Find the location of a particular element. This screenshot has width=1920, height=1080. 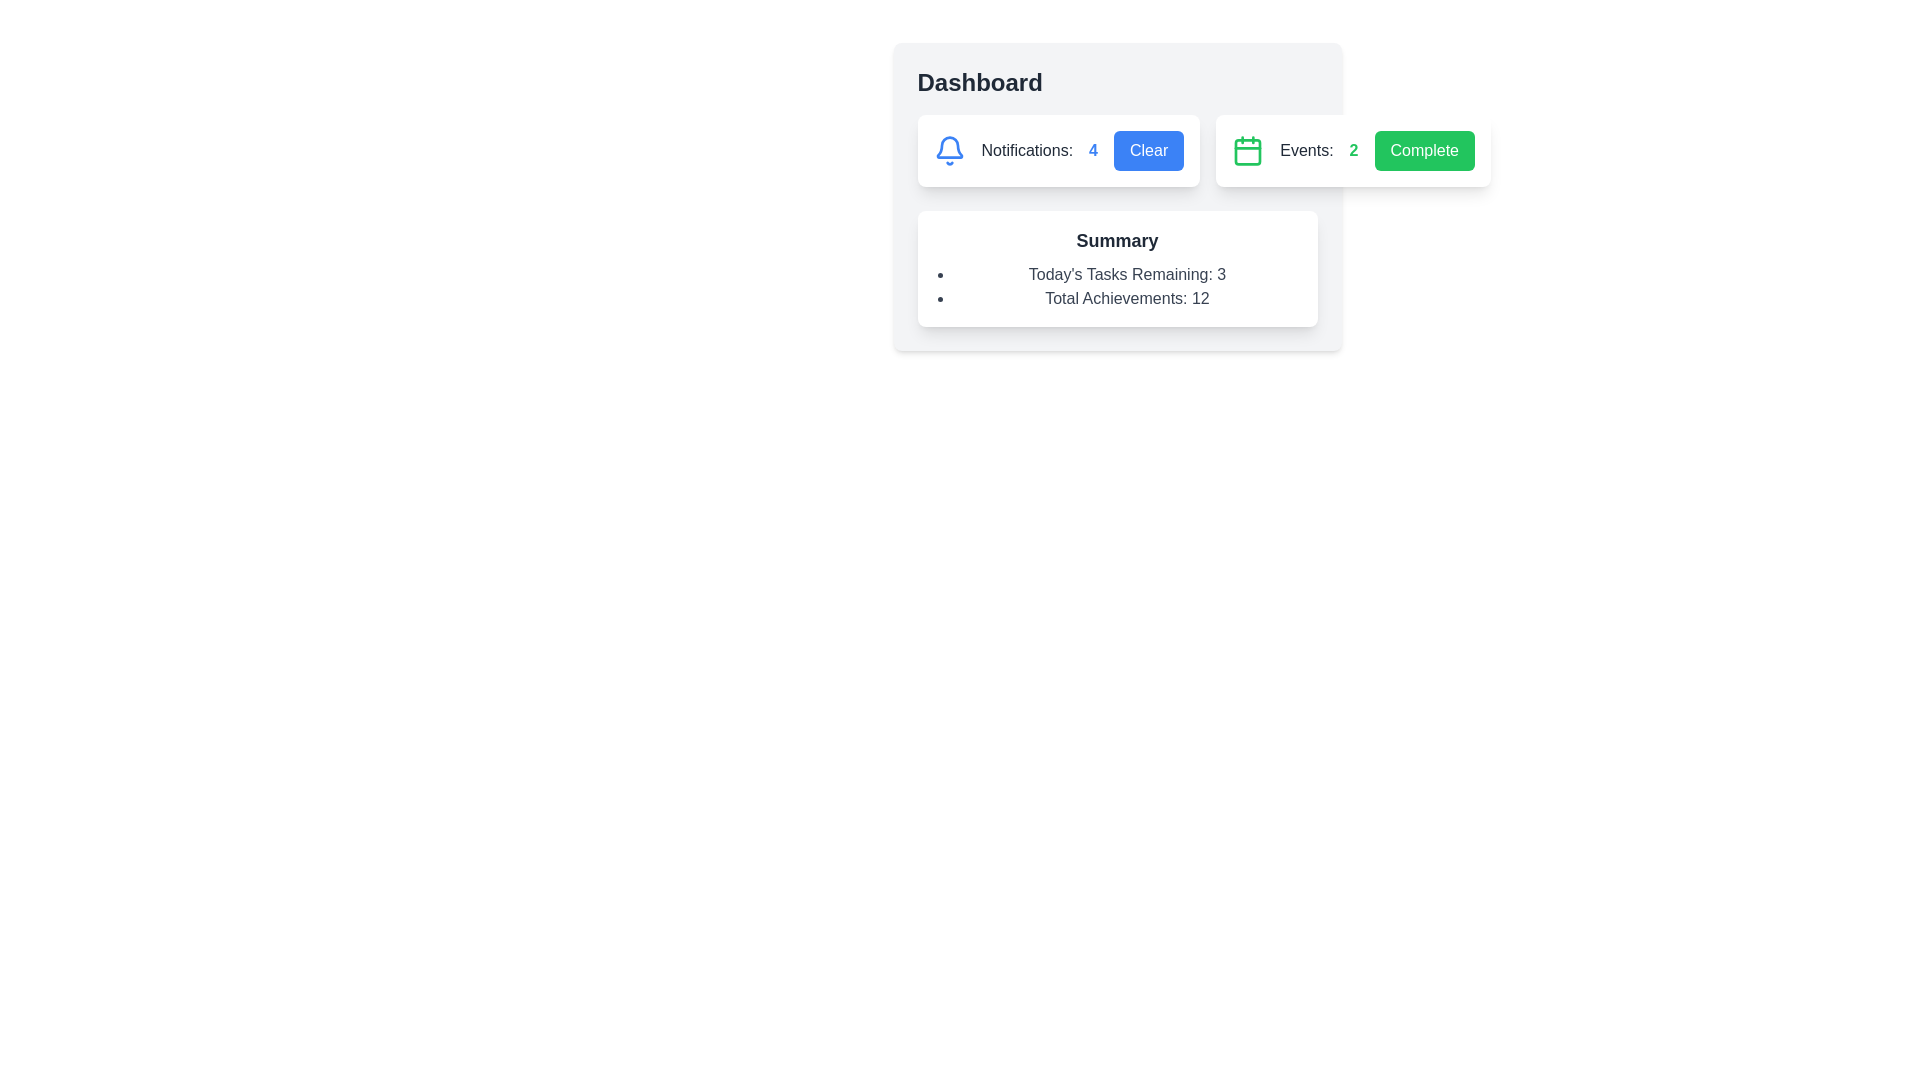

the green calendar icon located to the left of the text 'Events: 2' is located at coordinates (1247, 149).